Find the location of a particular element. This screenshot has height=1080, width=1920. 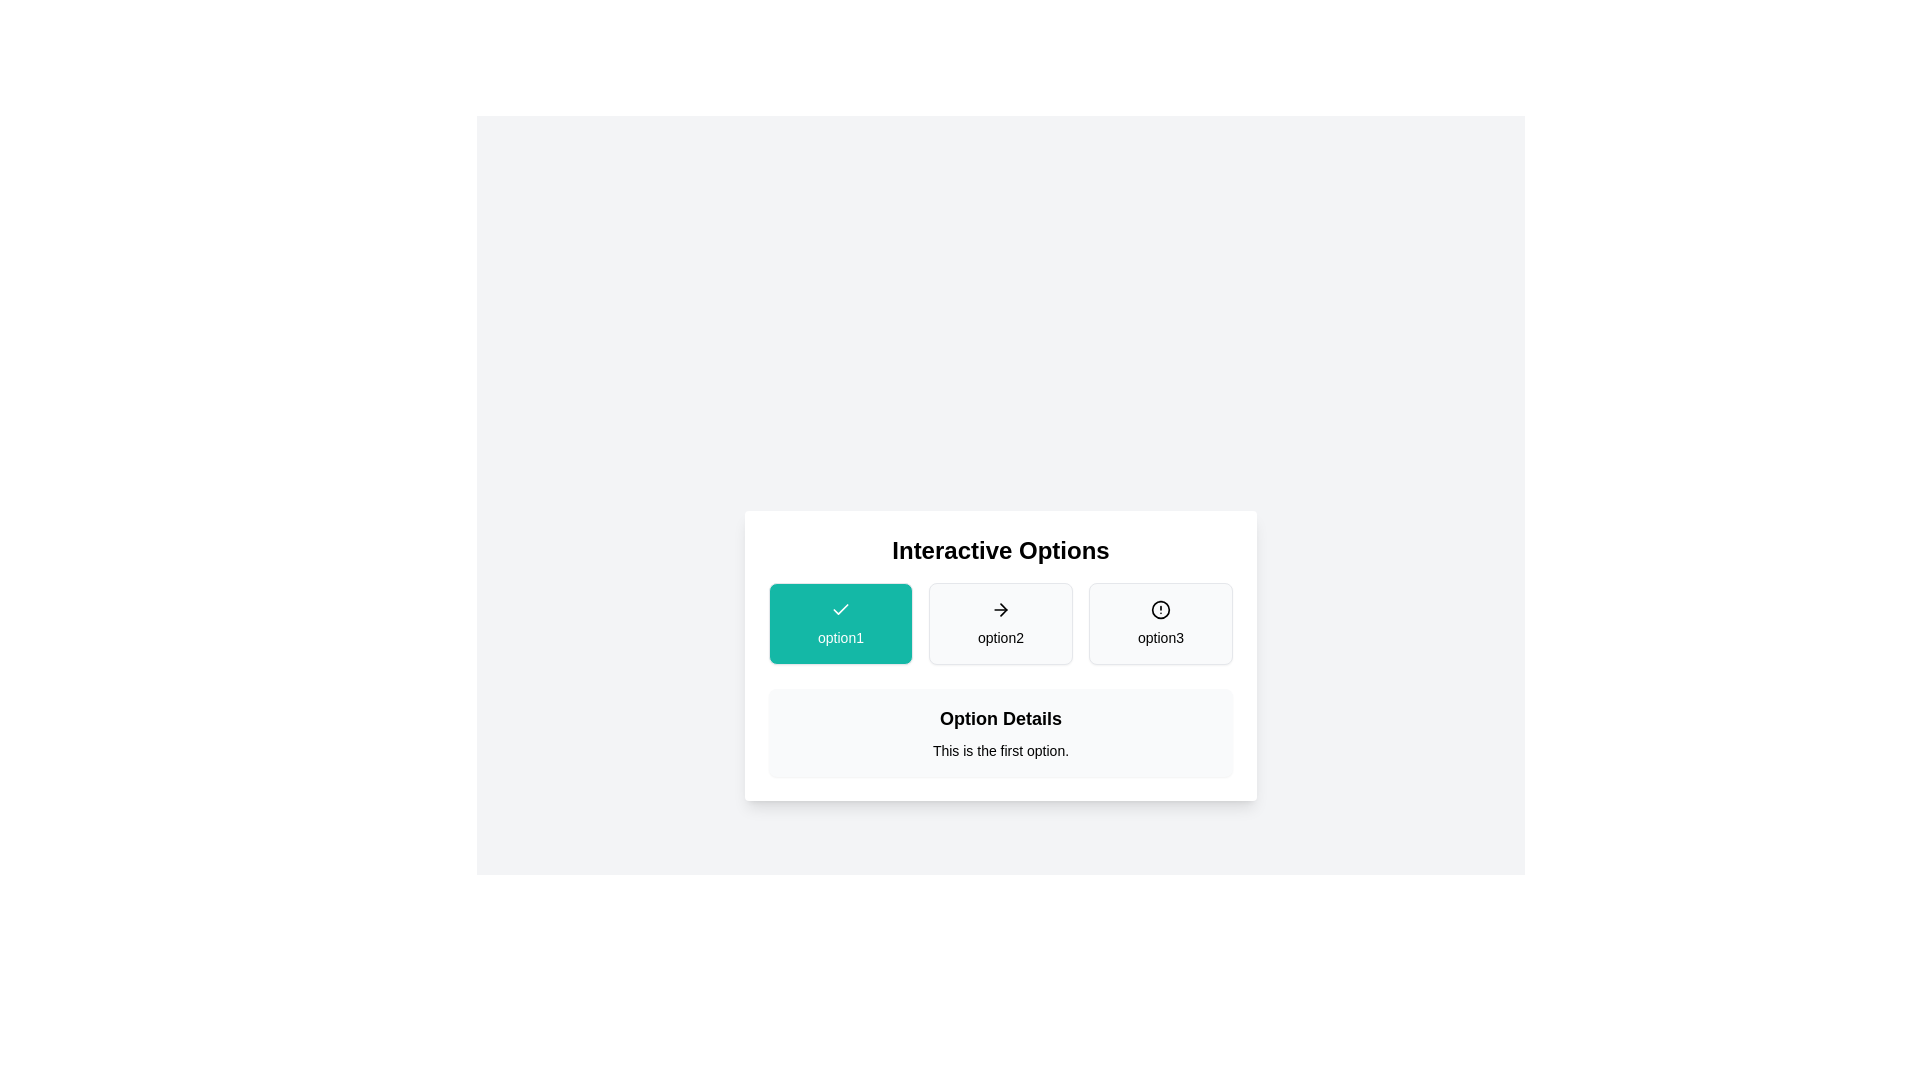

the interactive options selector labeled 'Interactive Options' which includes 'option1', 'option2', and 'option3' is located at coordinates (1001, 655).